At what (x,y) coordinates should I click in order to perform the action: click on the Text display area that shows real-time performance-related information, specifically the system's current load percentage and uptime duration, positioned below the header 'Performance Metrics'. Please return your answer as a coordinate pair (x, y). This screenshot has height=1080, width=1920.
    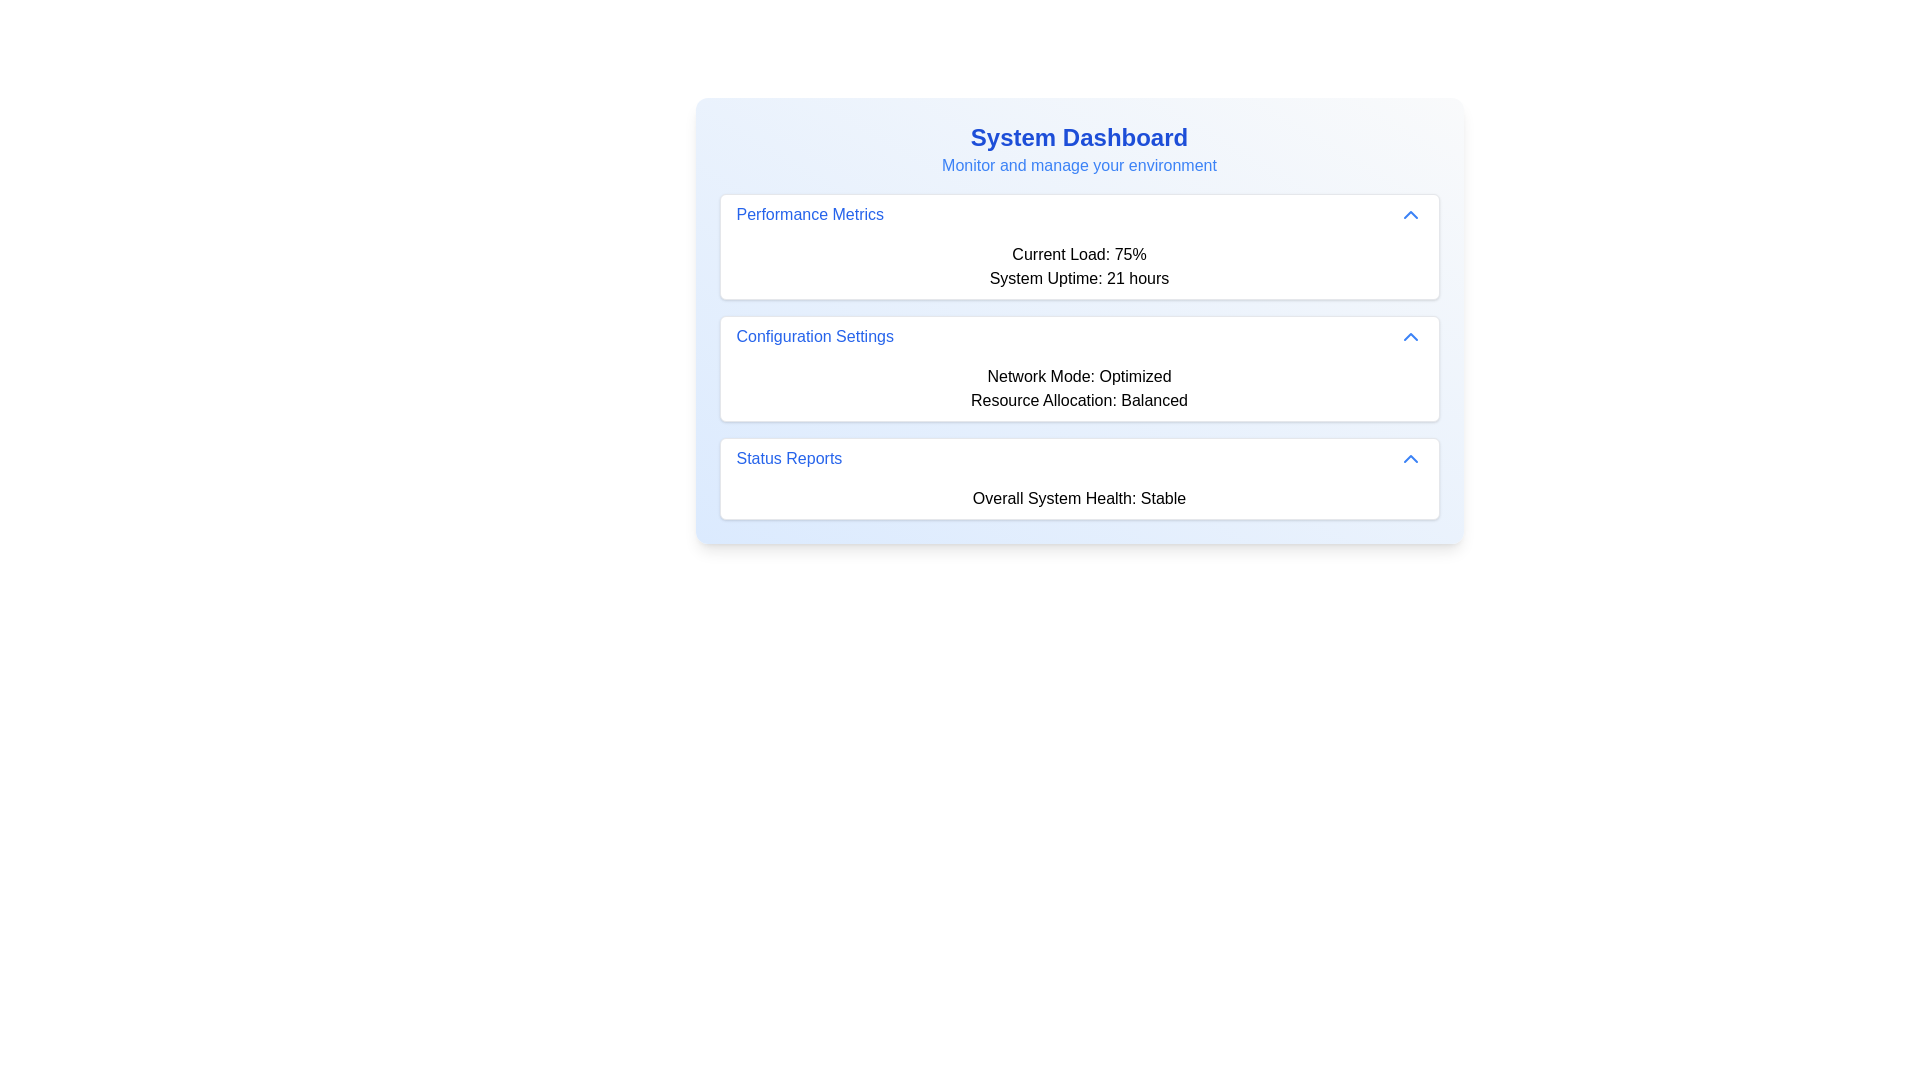
    Looking at the image, I should click on (1078, 265).